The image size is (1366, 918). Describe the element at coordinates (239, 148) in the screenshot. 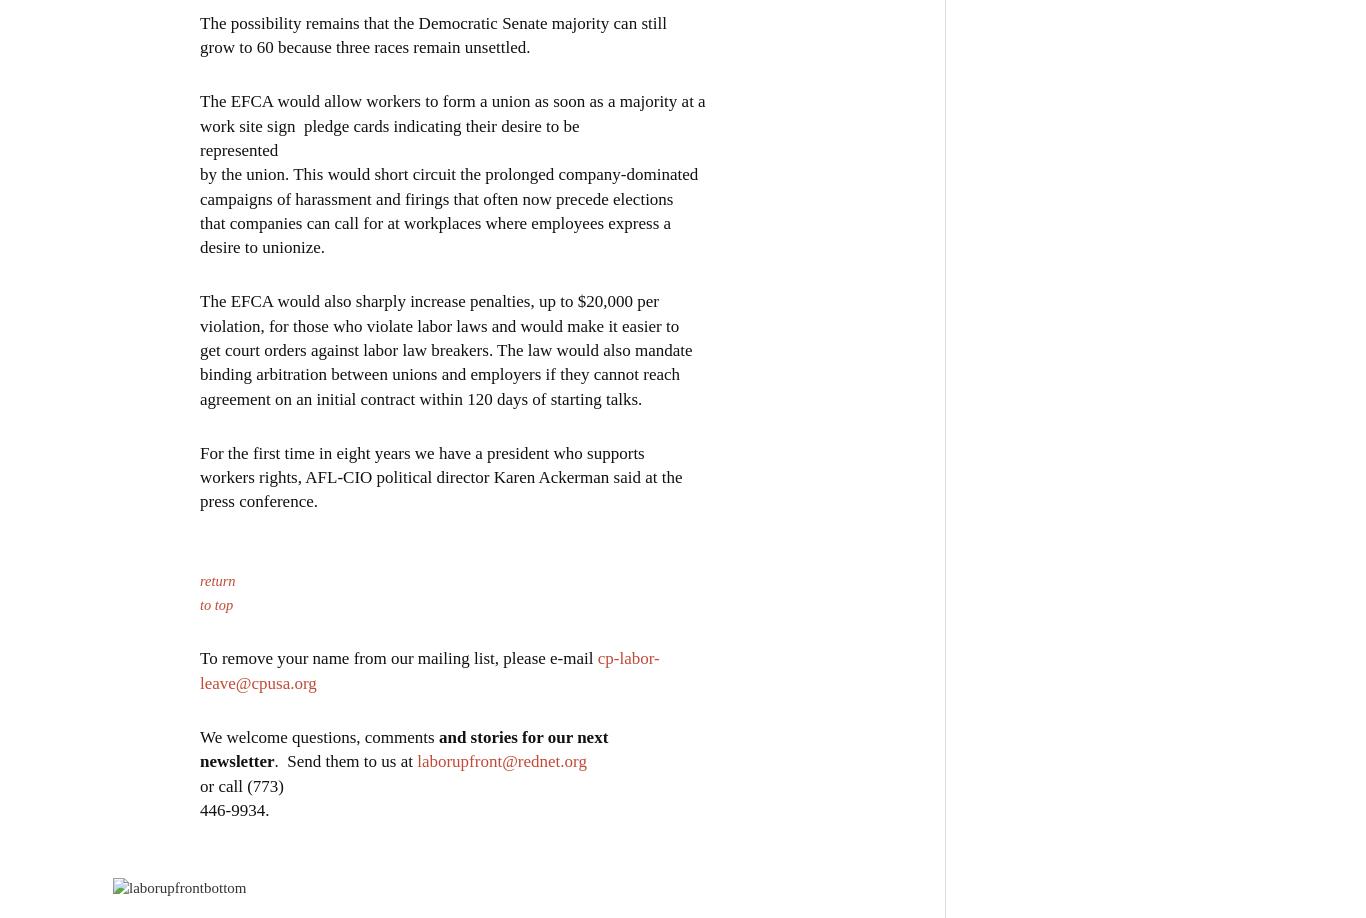

I see `'represented'` at that location.